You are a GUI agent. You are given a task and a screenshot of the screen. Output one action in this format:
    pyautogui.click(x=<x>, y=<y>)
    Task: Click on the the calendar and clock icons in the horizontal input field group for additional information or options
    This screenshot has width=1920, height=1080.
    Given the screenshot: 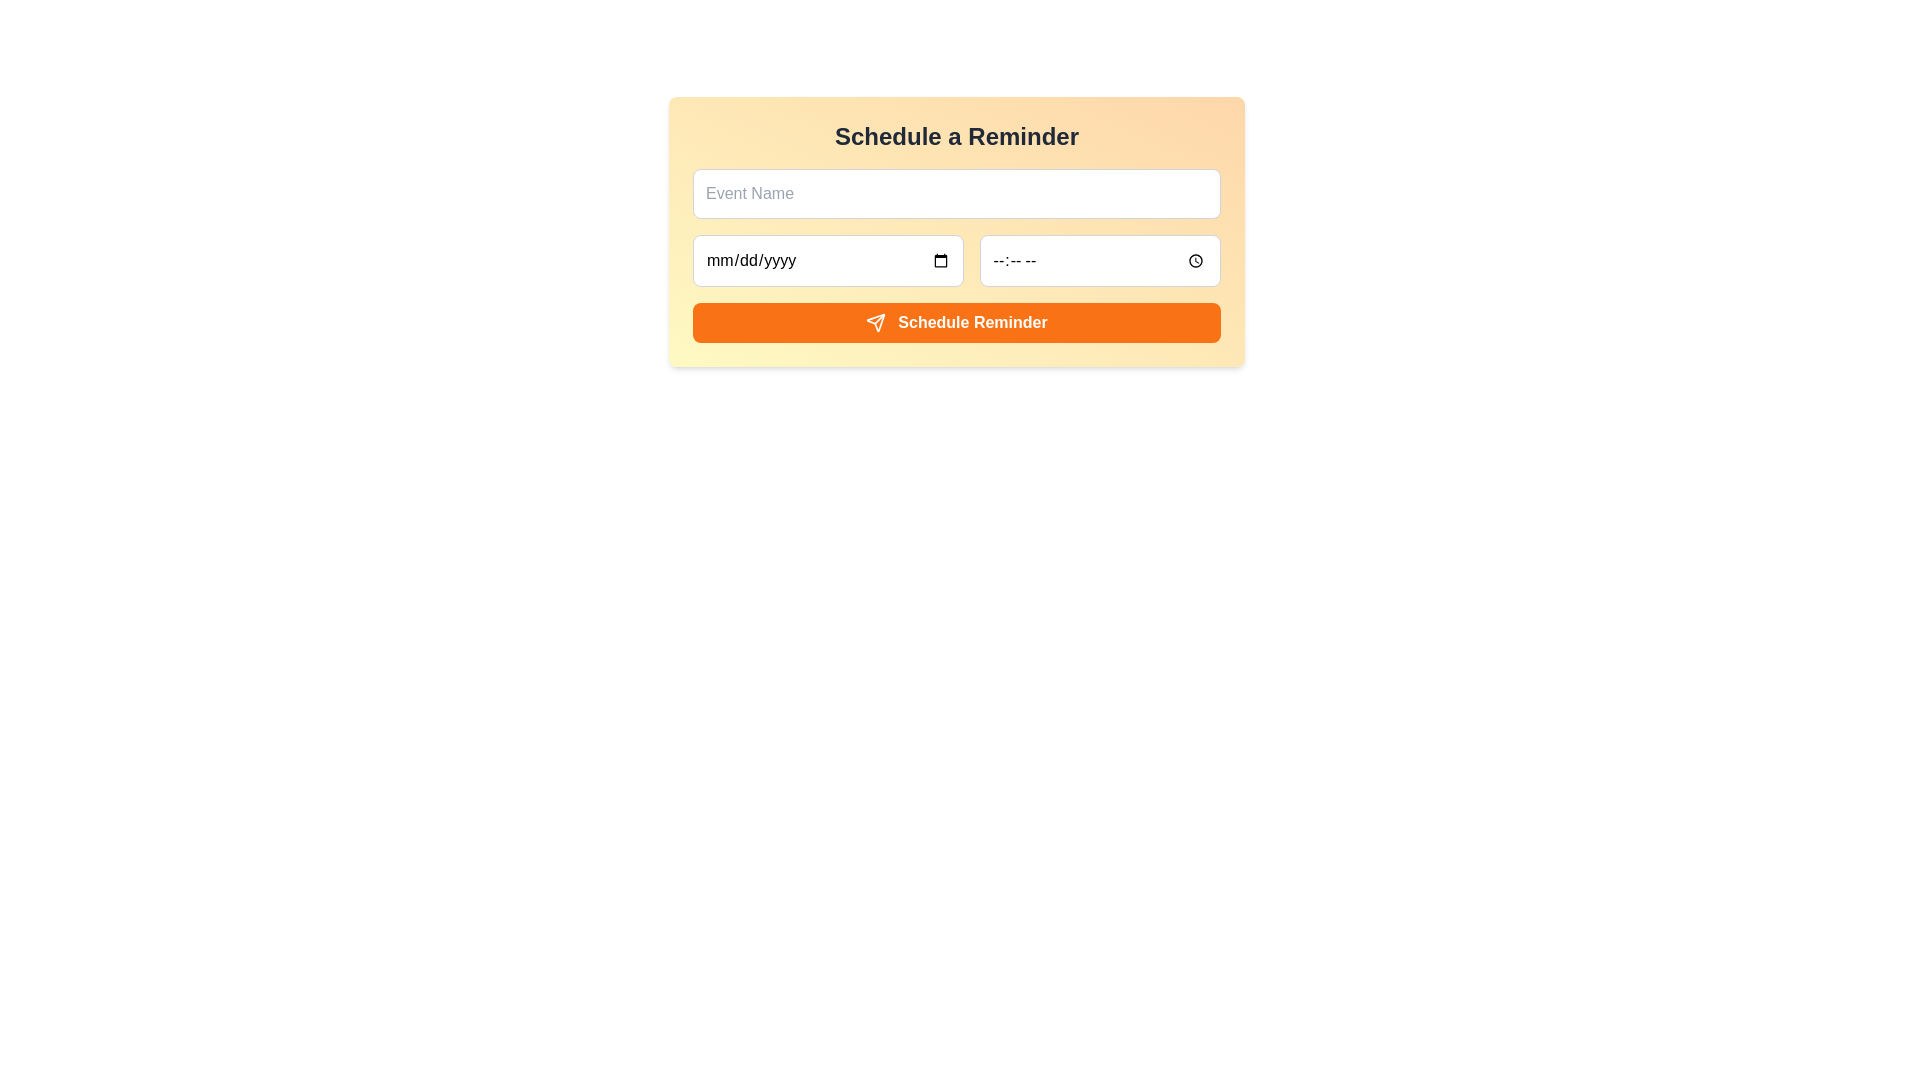 What is the action you would take?
    pyautogui.click(x=955, y=260)
    